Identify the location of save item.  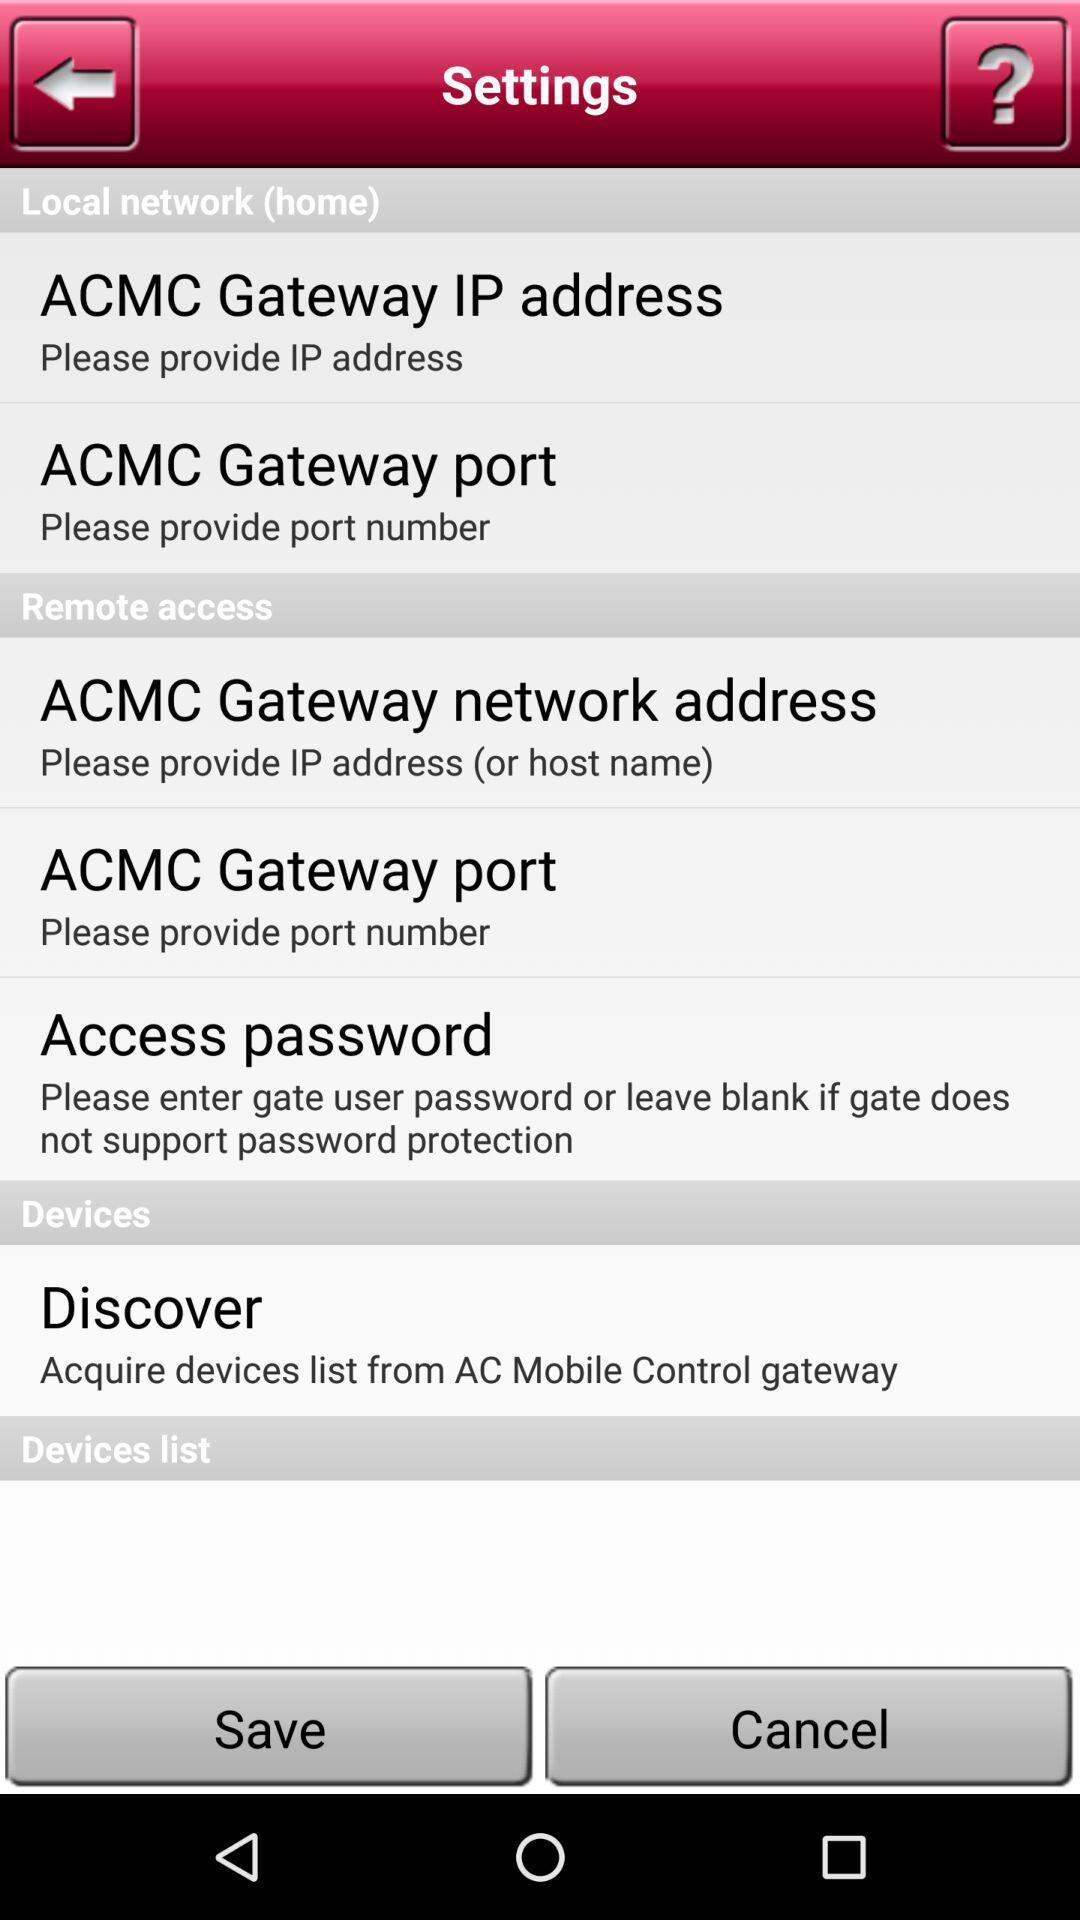
(270, 1726).